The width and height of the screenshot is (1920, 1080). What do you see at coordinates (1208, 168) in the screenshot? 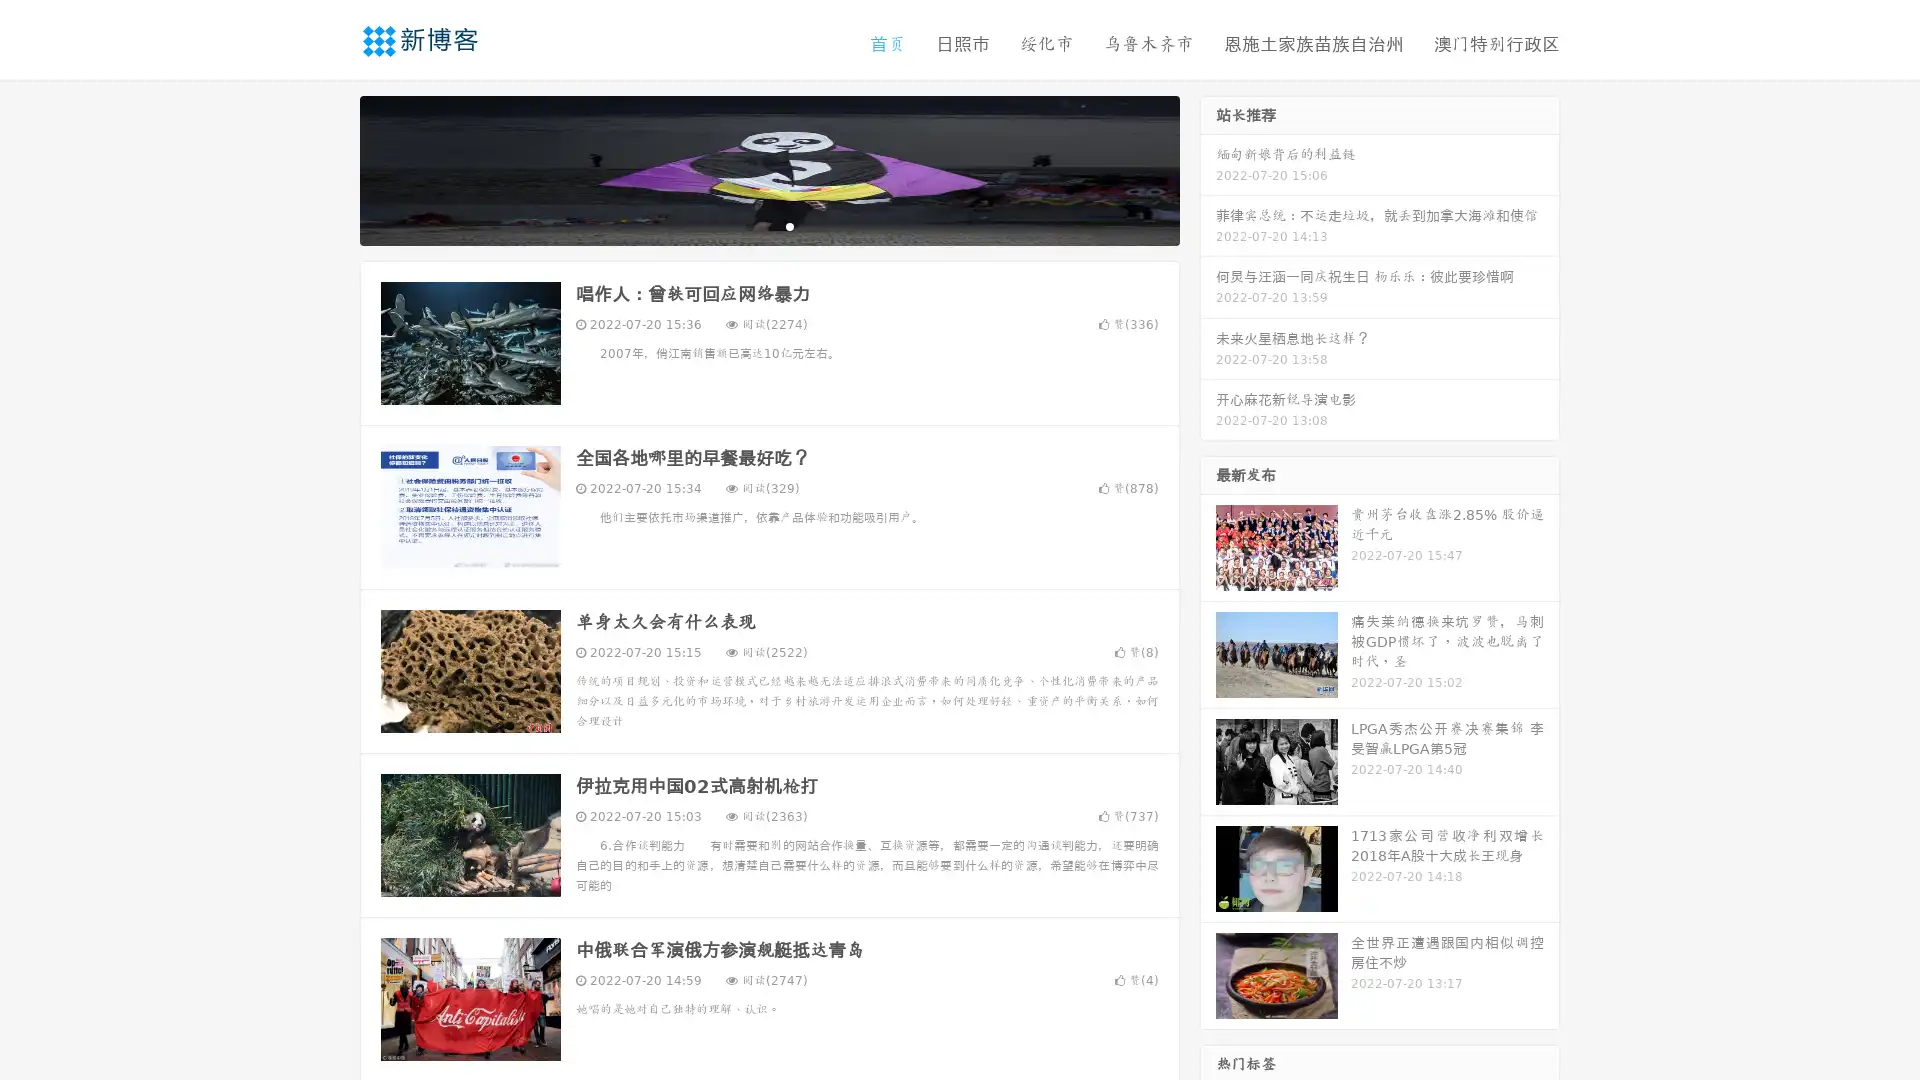
I see `Next slide` at bounding box center [1208, 168].